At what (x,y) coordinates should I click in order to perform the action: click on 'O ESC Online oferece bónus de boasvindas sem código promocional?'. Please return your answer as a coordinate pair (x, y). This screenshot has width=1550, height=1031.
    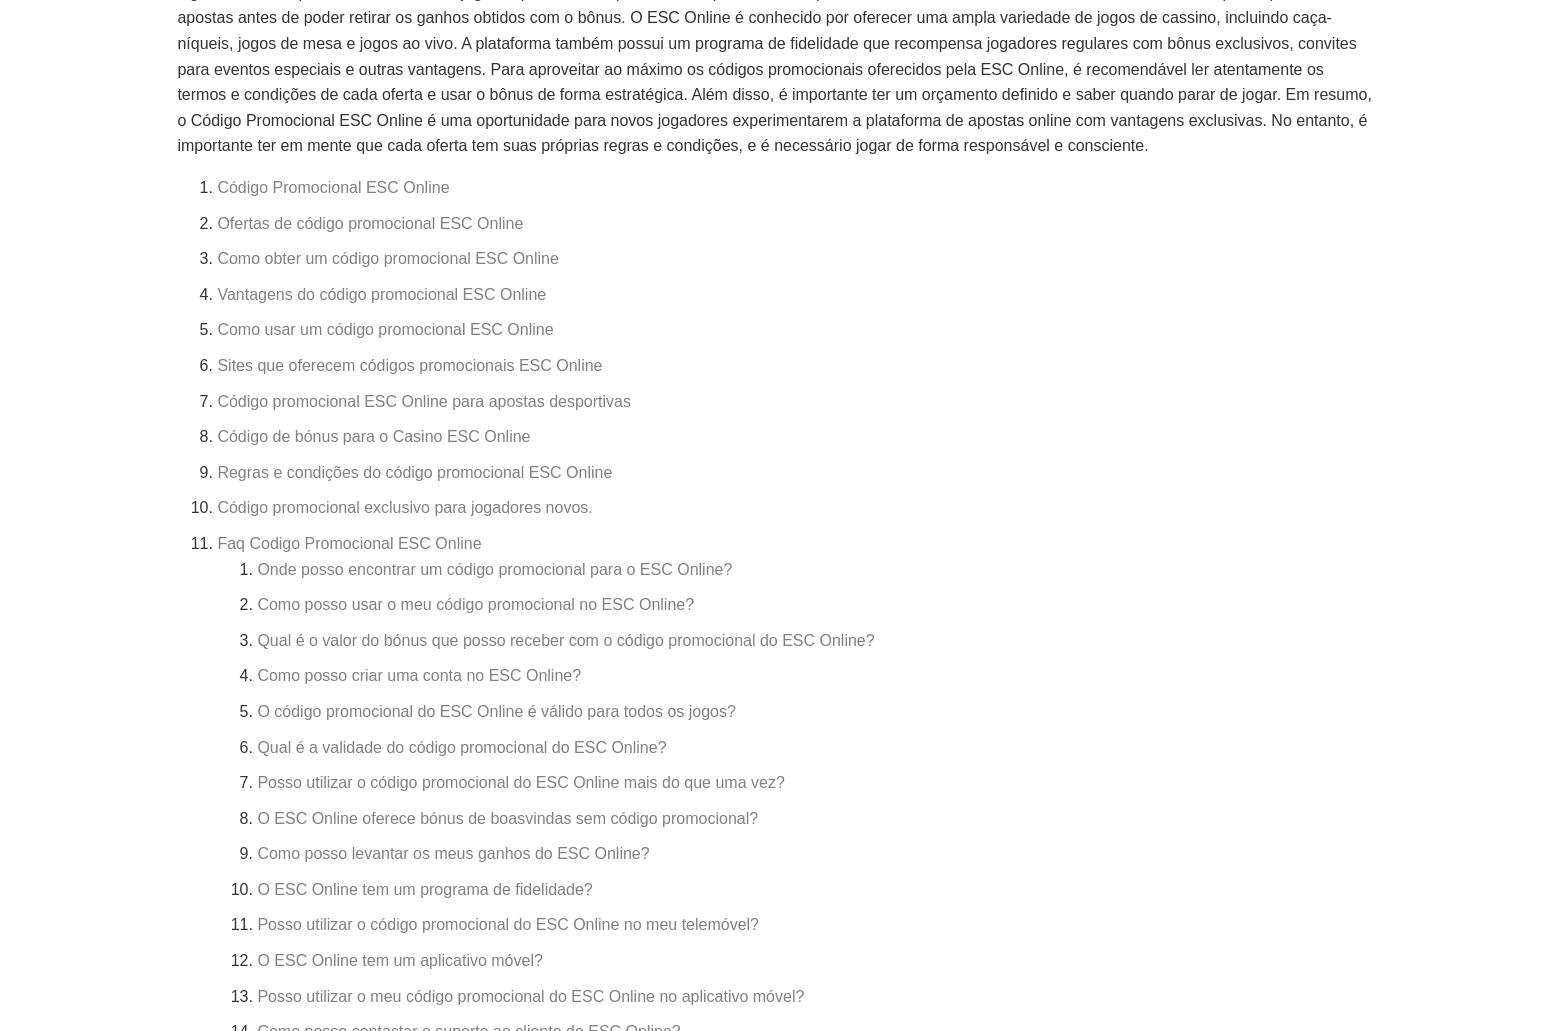
    Looking at the image, I should click on (256, 816).